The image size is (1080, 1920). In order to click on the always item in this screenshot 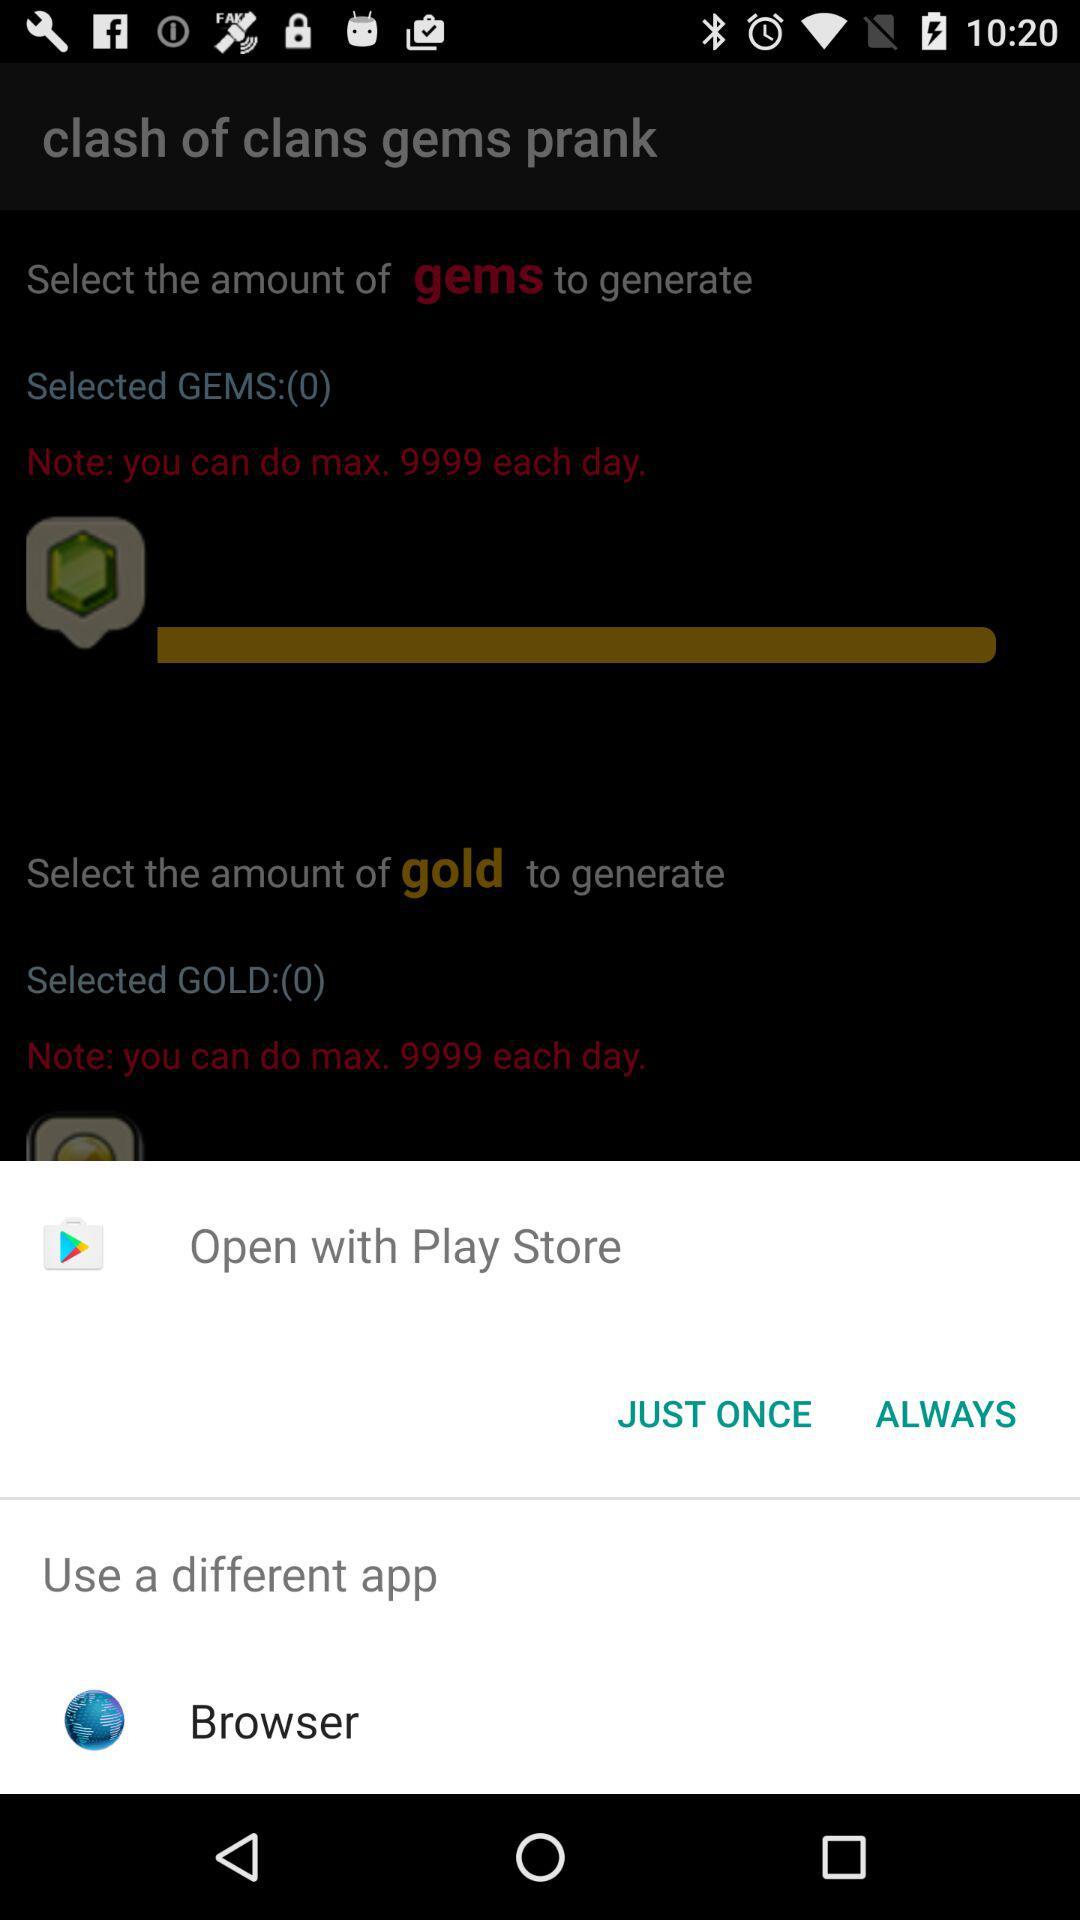, I will do `click(945, 1411)`.